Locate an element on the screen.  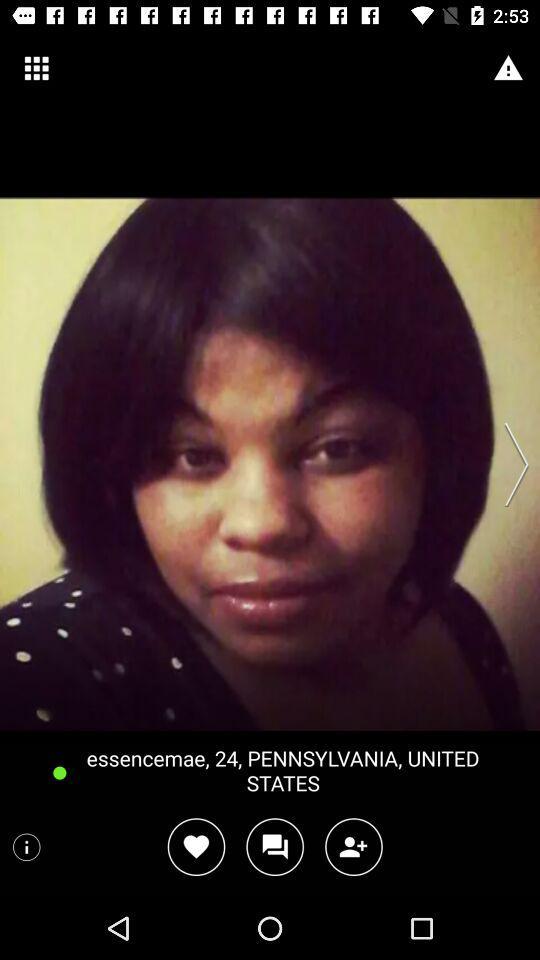
item below essencemae 24 pennsylvania is located at coordinates (353, 846).